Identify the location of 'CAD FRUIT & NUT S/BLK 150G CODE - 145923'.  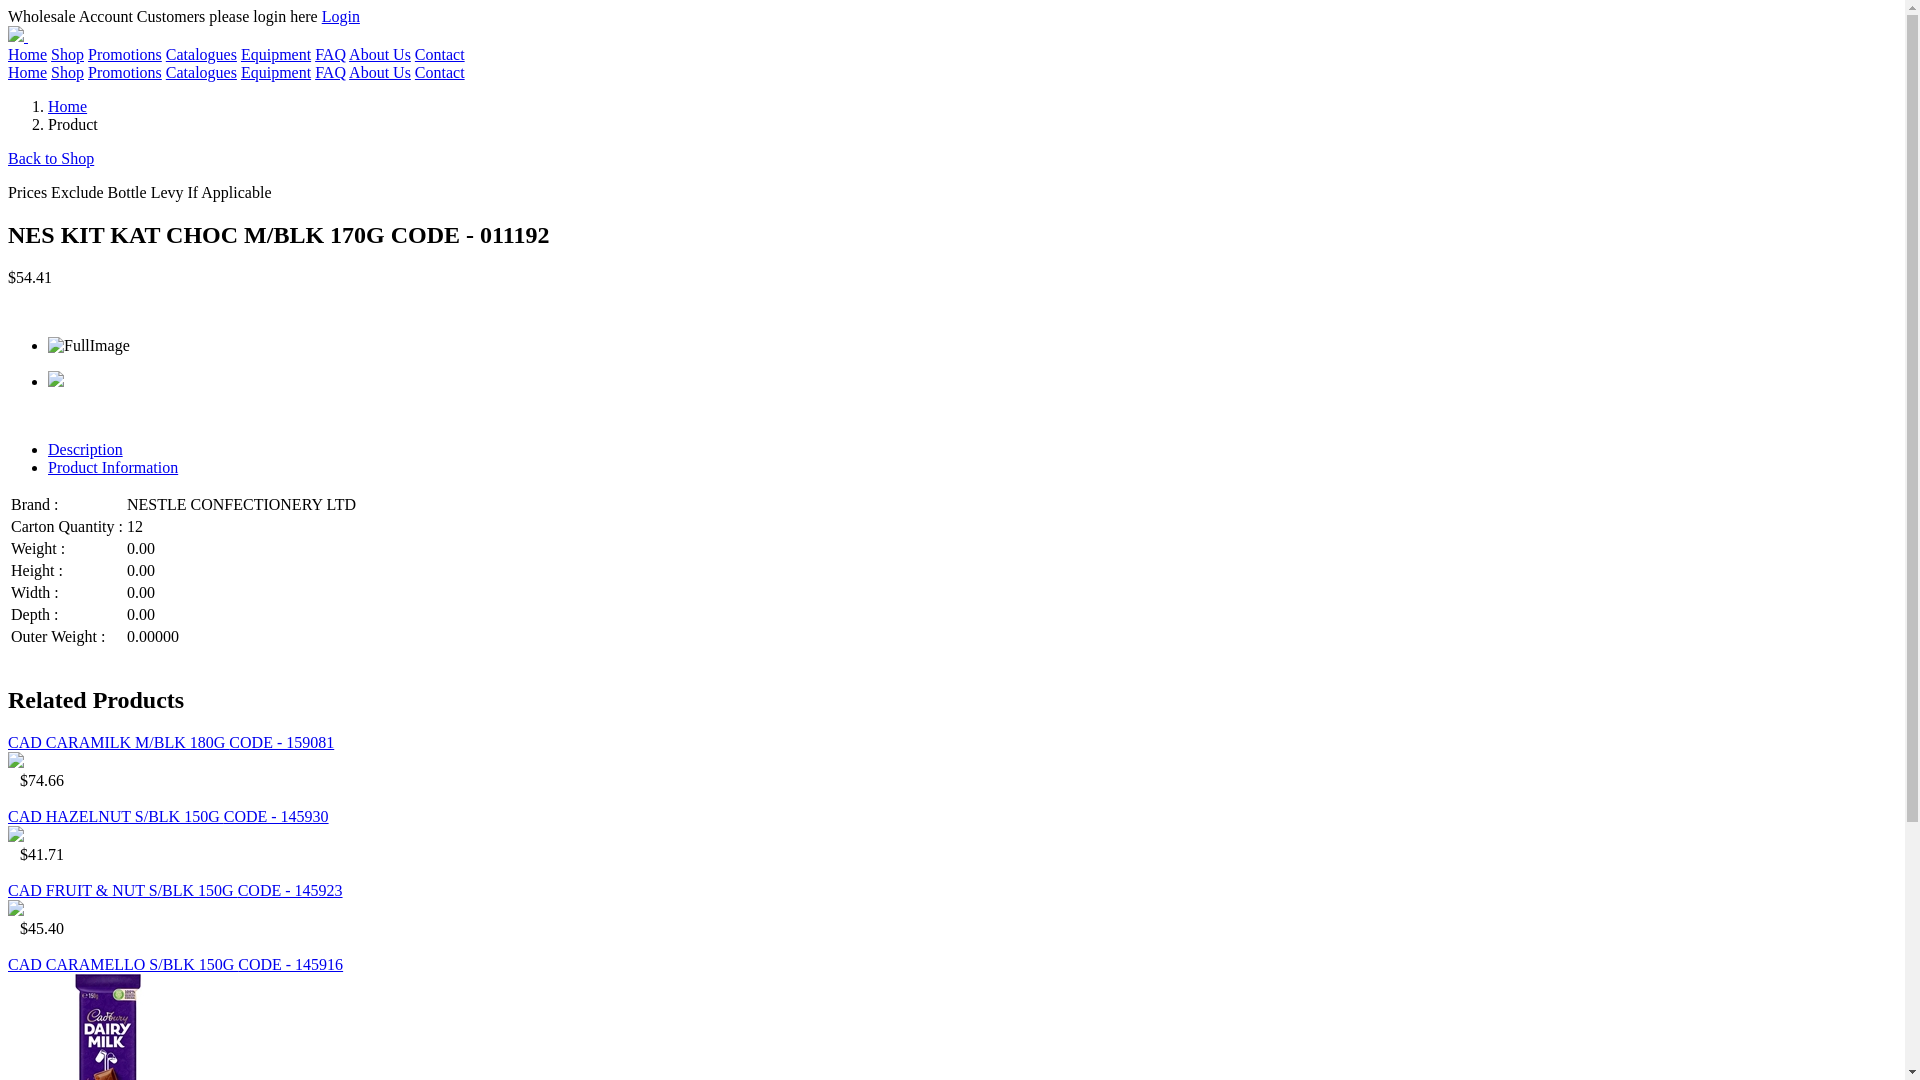
(175, 889).